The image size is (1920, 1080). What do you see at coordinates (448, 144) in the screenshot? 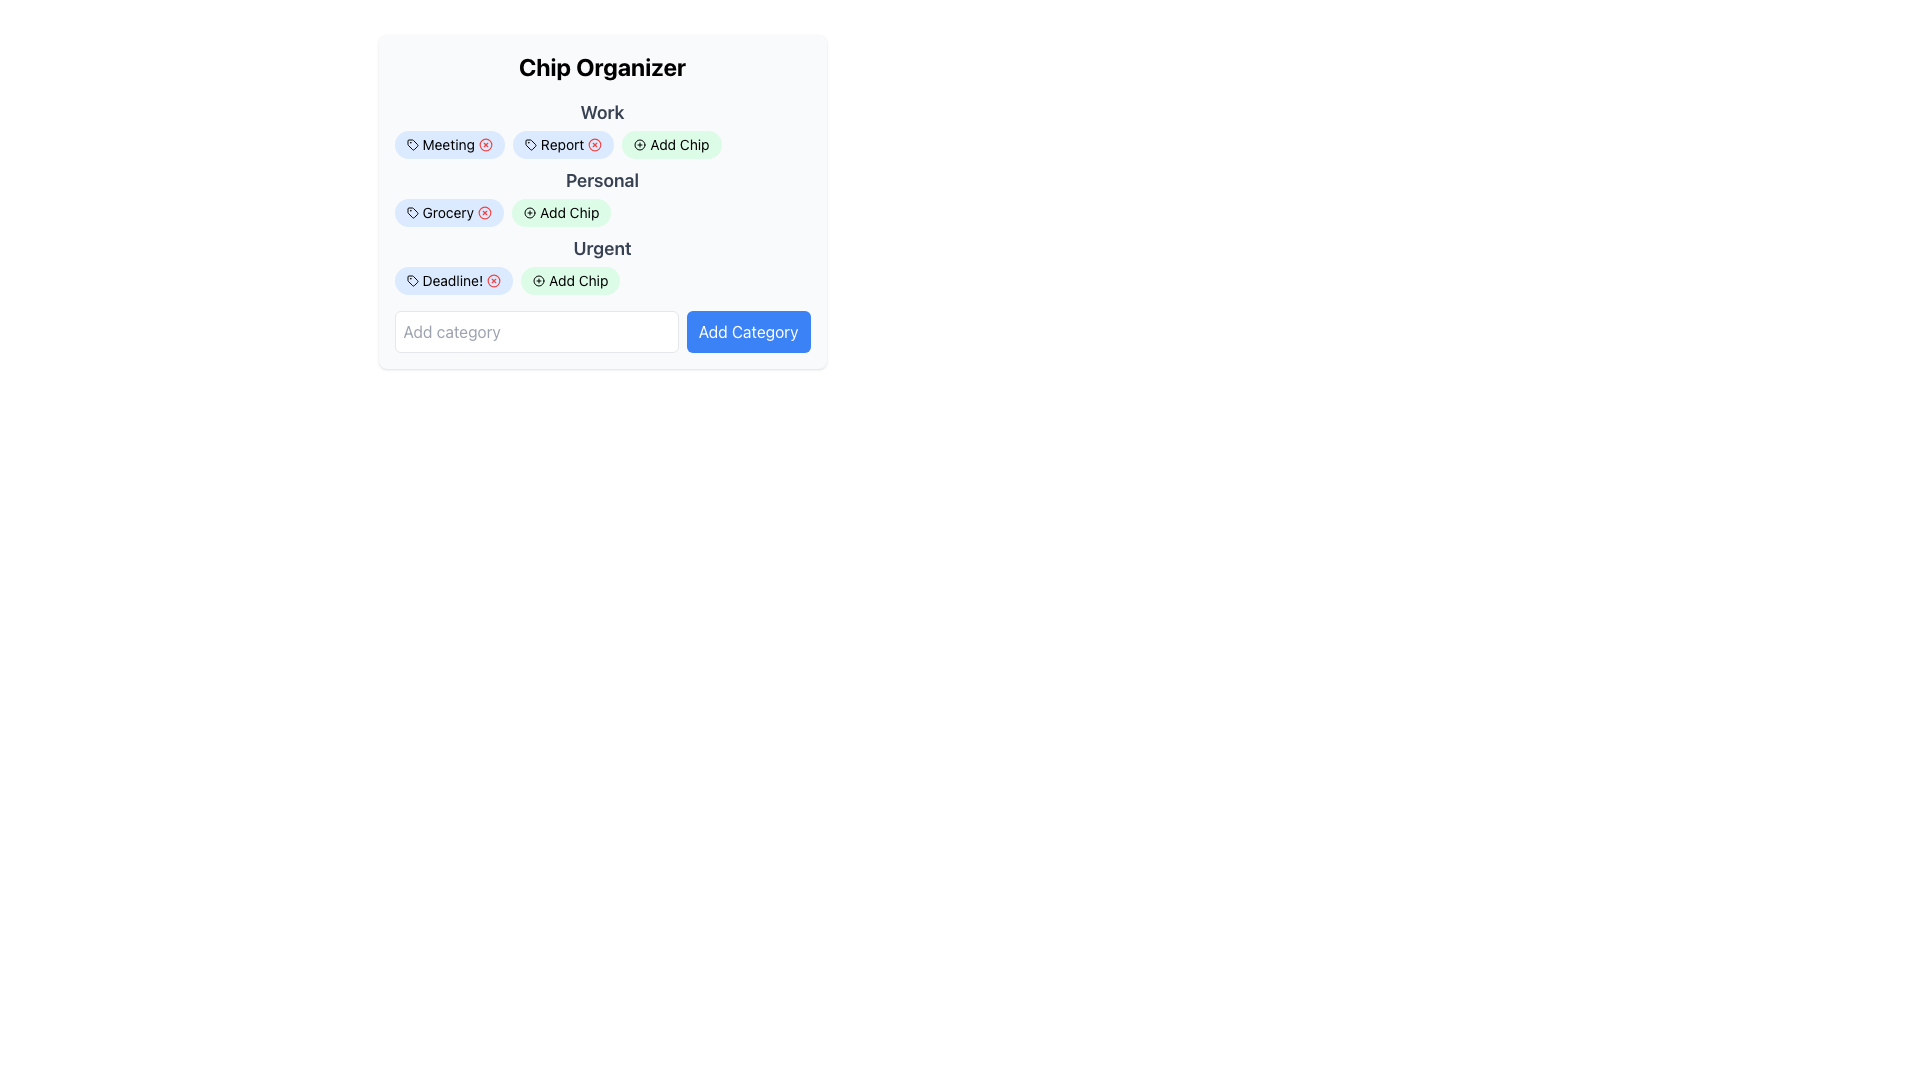
I see `the 'Meeting' chip in the 'Work' section of the 'Chip Organizer' interface, which is the first chip positioned to the left of the 'Report' chip` at bounding box center [448, 144].